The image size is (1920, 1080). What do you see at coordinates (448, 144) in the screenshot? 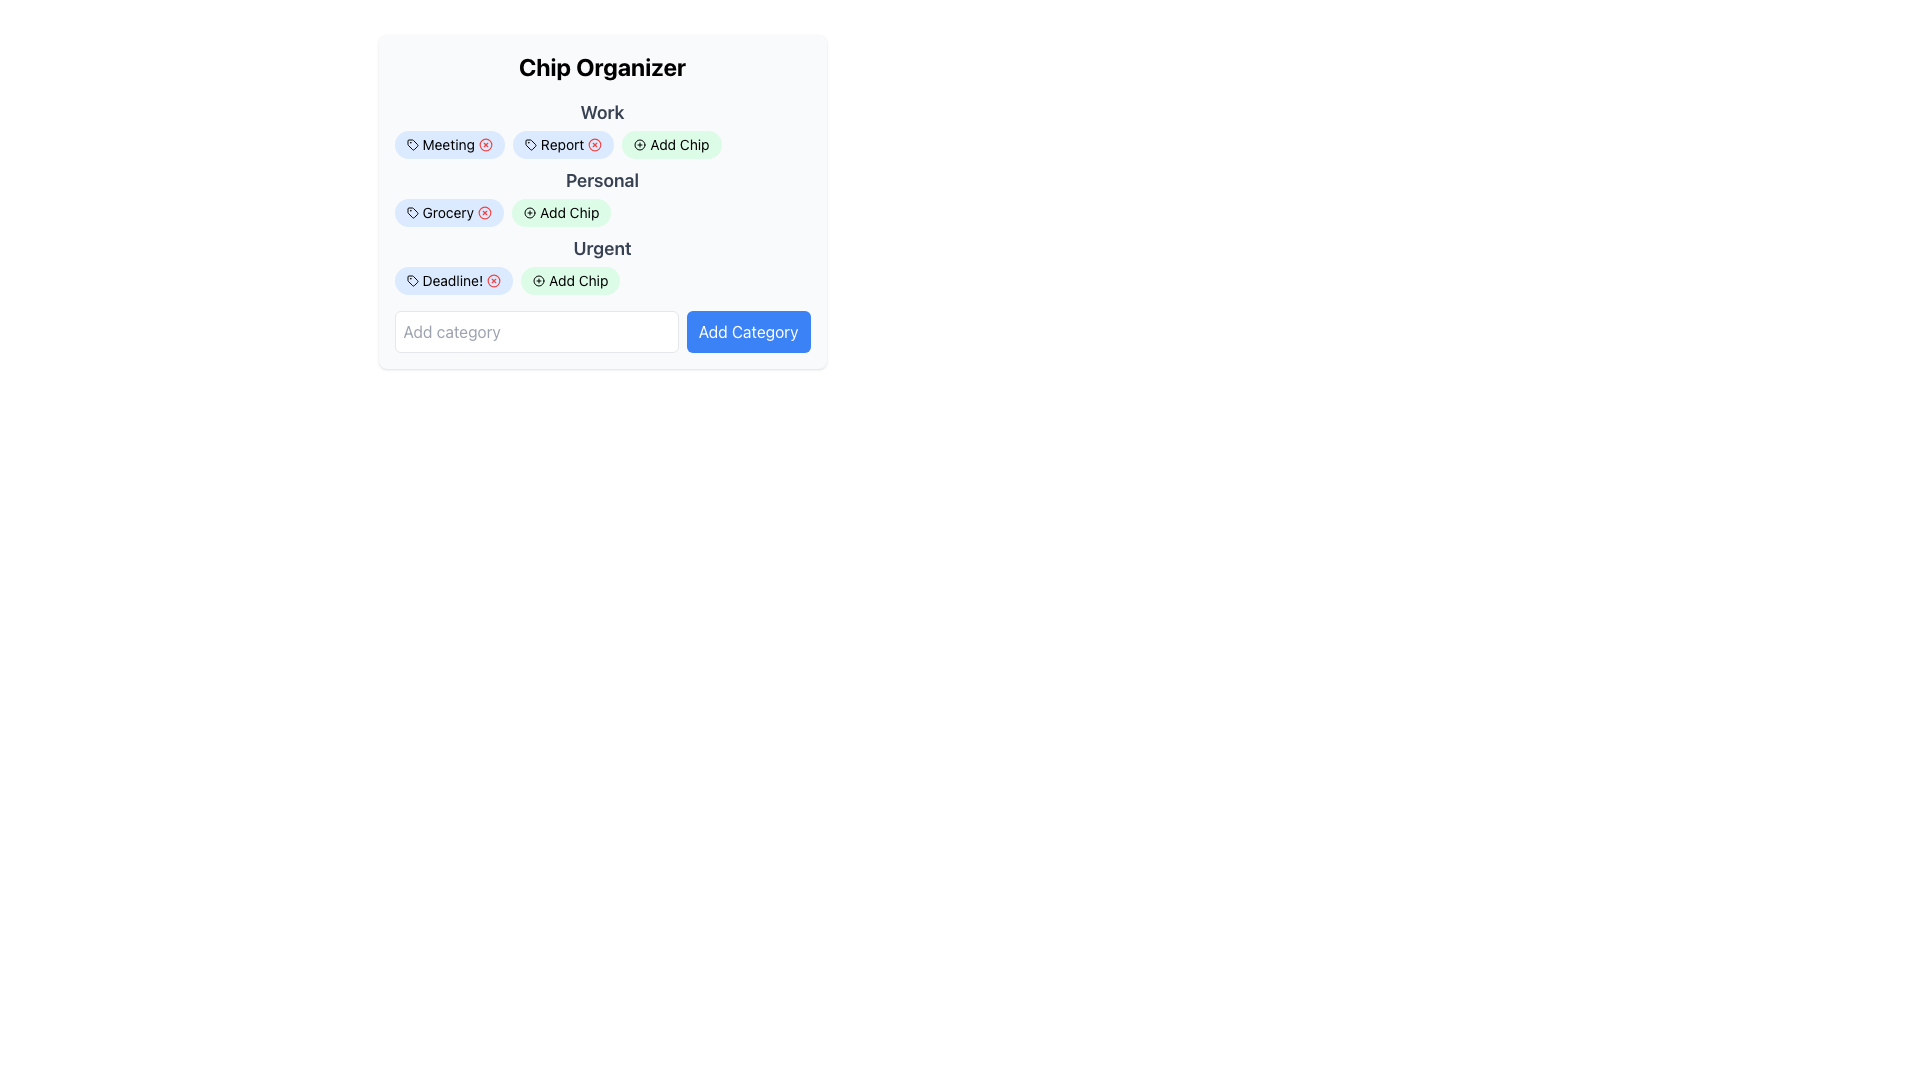
I see `the 'Meeting' chip in the 'Work' section of the 'Chip Organizer' interface, which is the first chip positioned to the left of the 'Report' chip` at bounding box center [448, 144].